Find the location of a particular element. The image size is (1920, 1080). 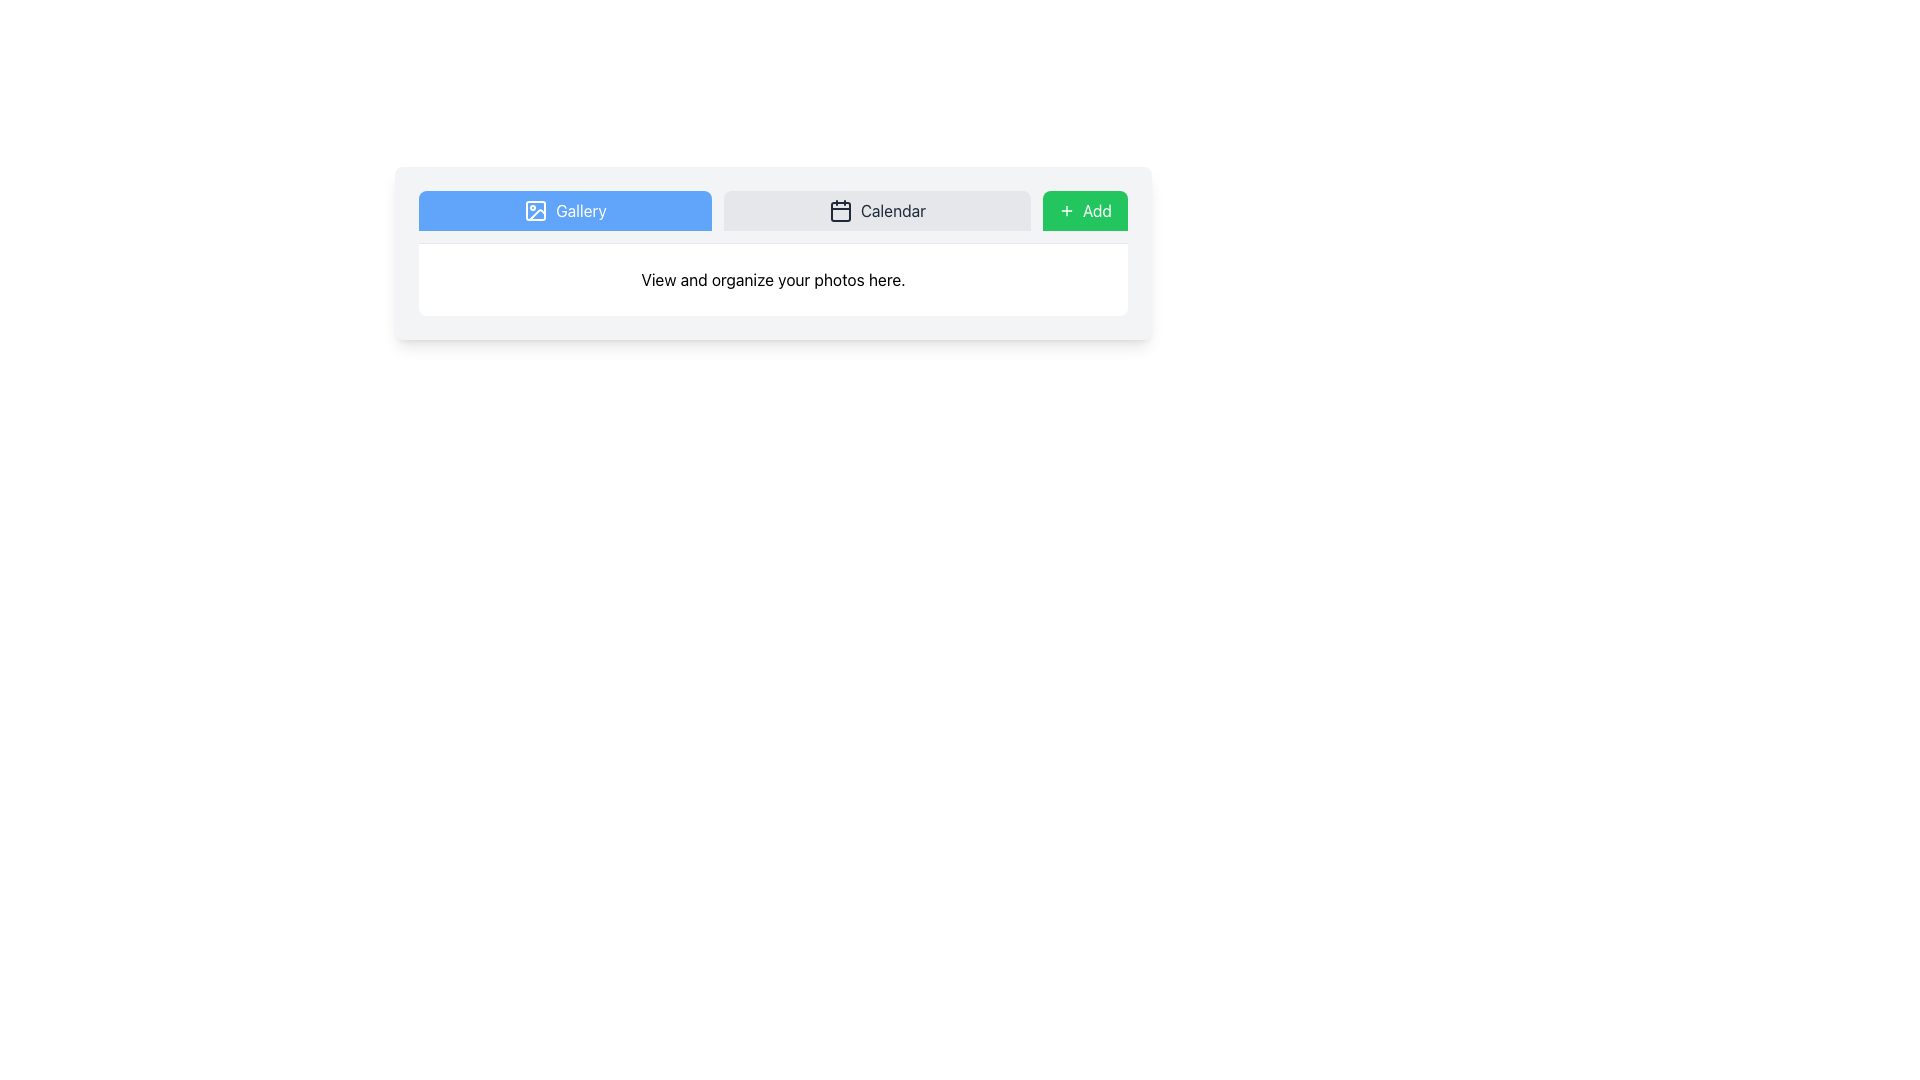

the 'Add' text label within the green button located at the rightmost part of the header bar is located at coordinates (1096, 211).